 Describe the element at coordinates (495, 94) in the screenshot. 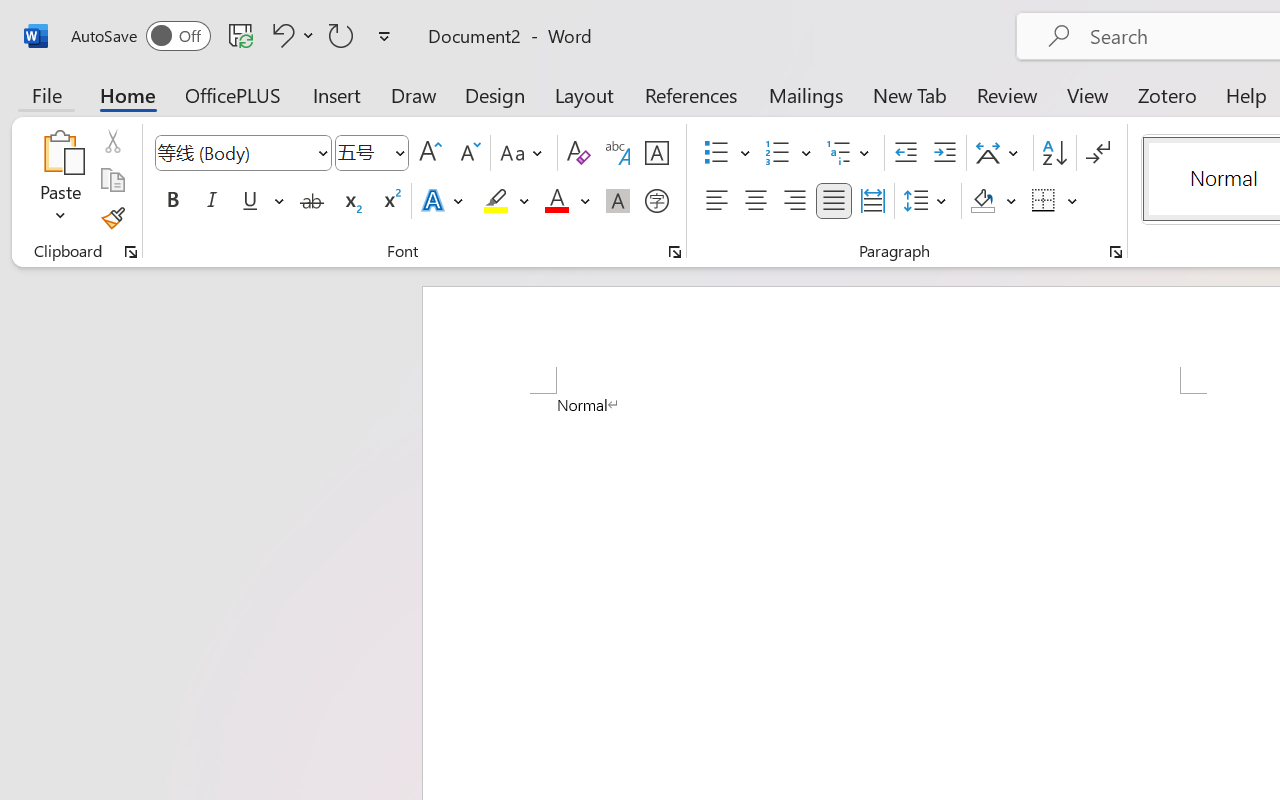

I see `'Design'` at that location.